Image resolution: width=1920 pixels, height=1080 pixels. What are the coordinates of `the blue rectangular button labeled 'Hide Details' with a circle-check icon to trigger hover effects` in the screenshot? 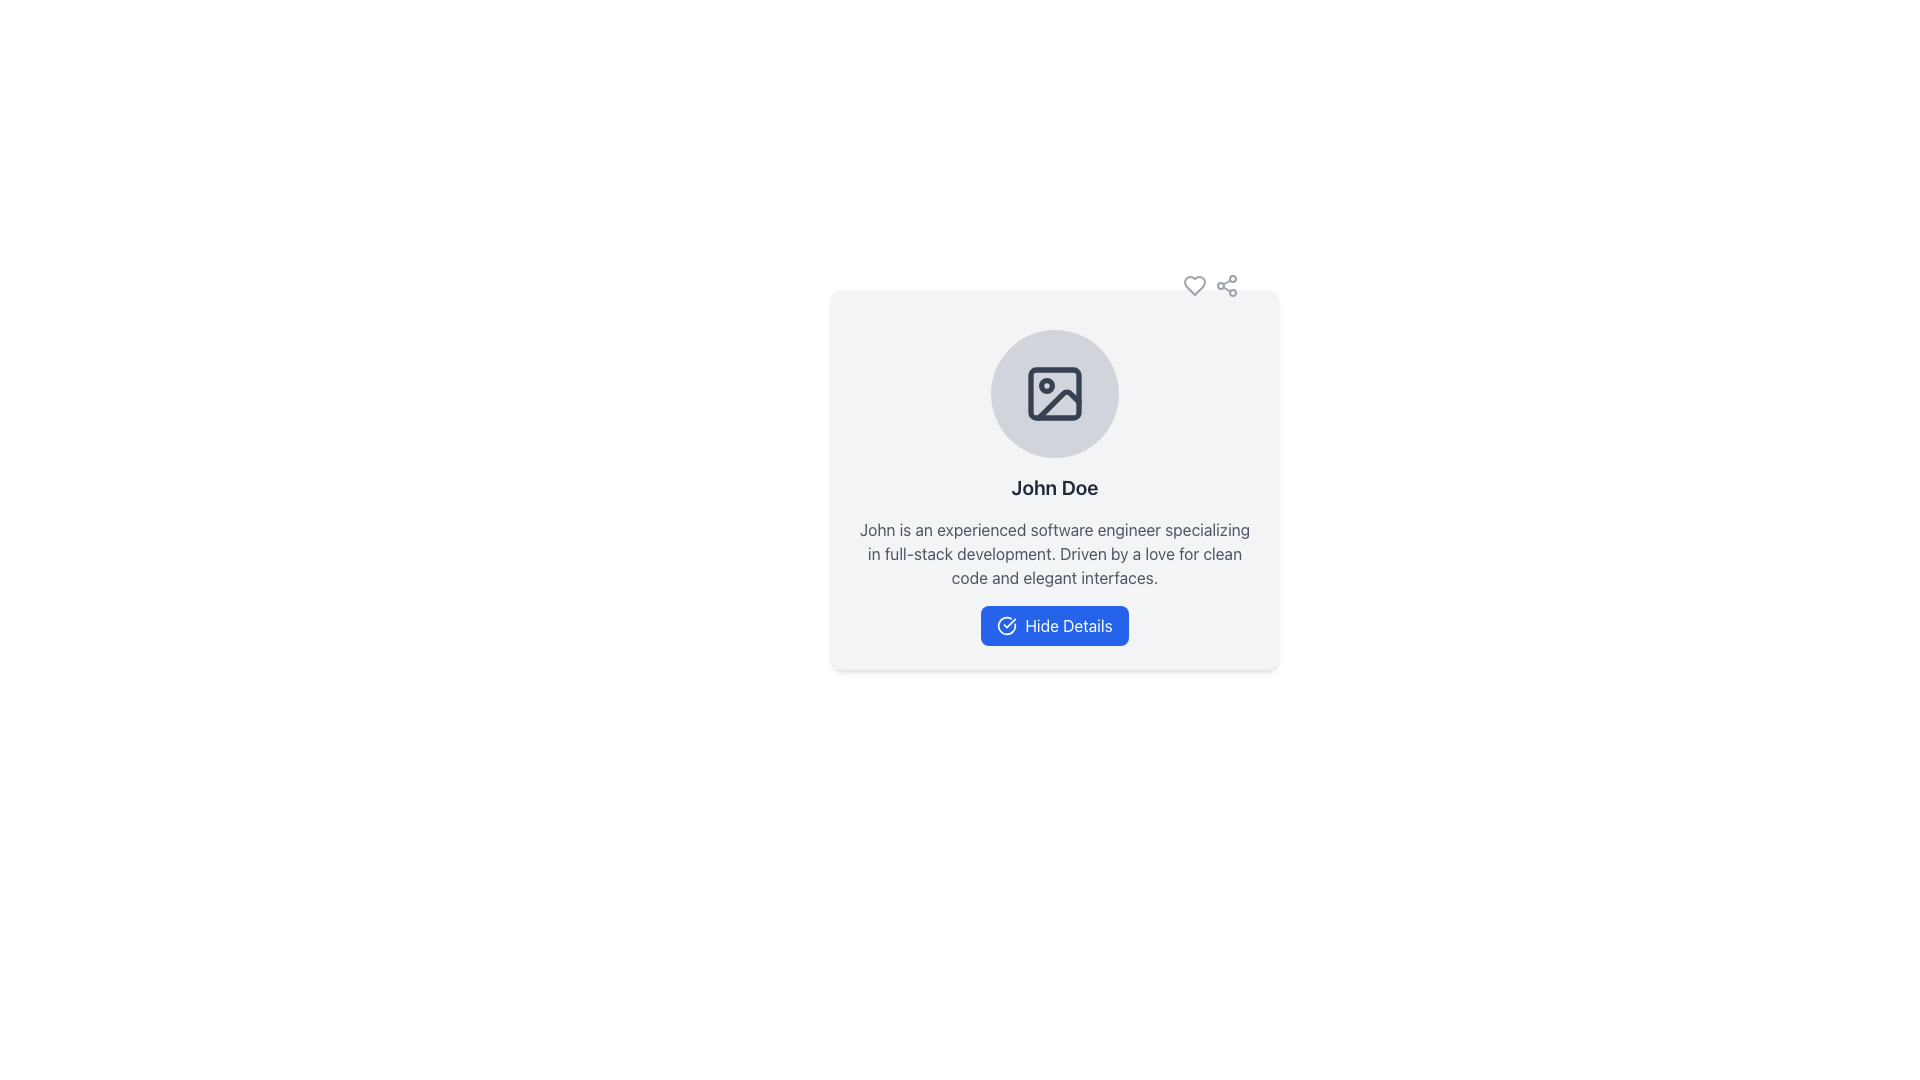 It's located at (1054, 624).